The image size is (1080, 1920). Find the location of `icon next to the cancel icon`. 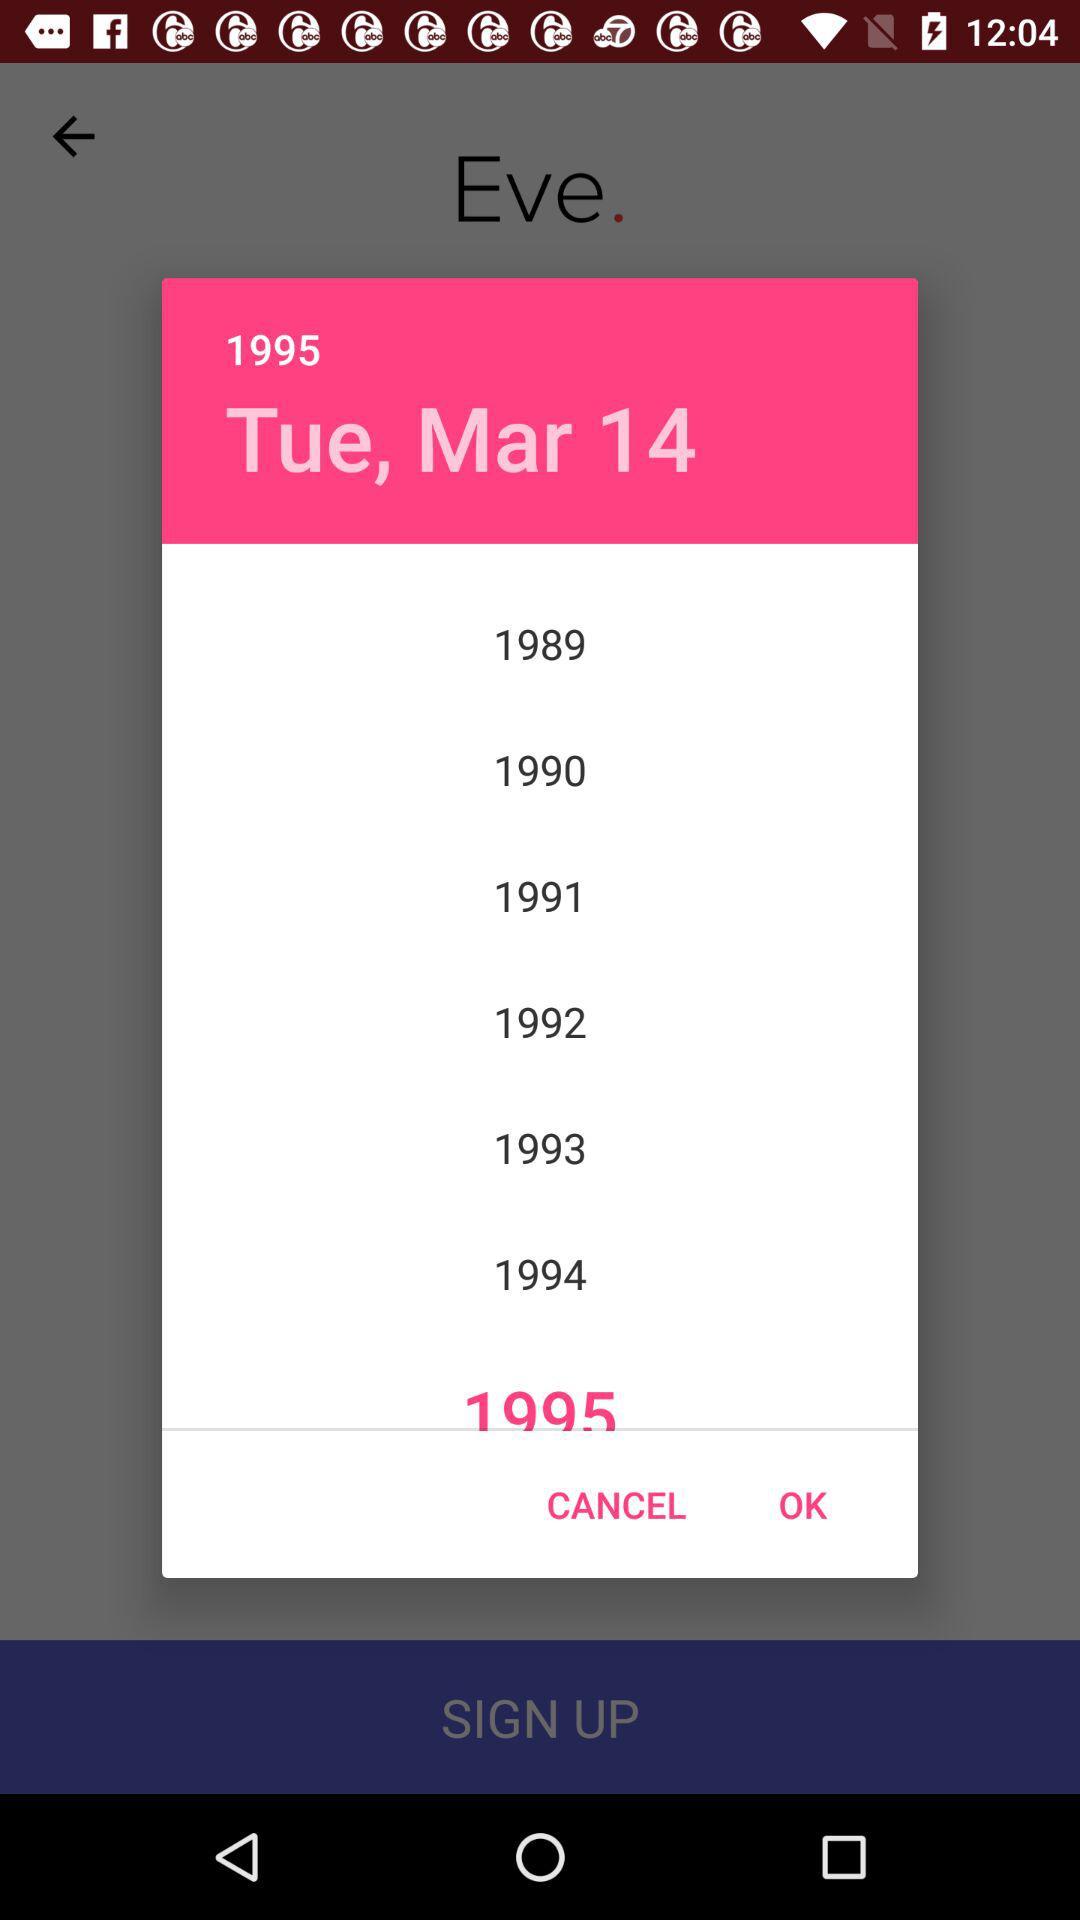

icon next to the cancel icon is located at coordinates (801, 1504).